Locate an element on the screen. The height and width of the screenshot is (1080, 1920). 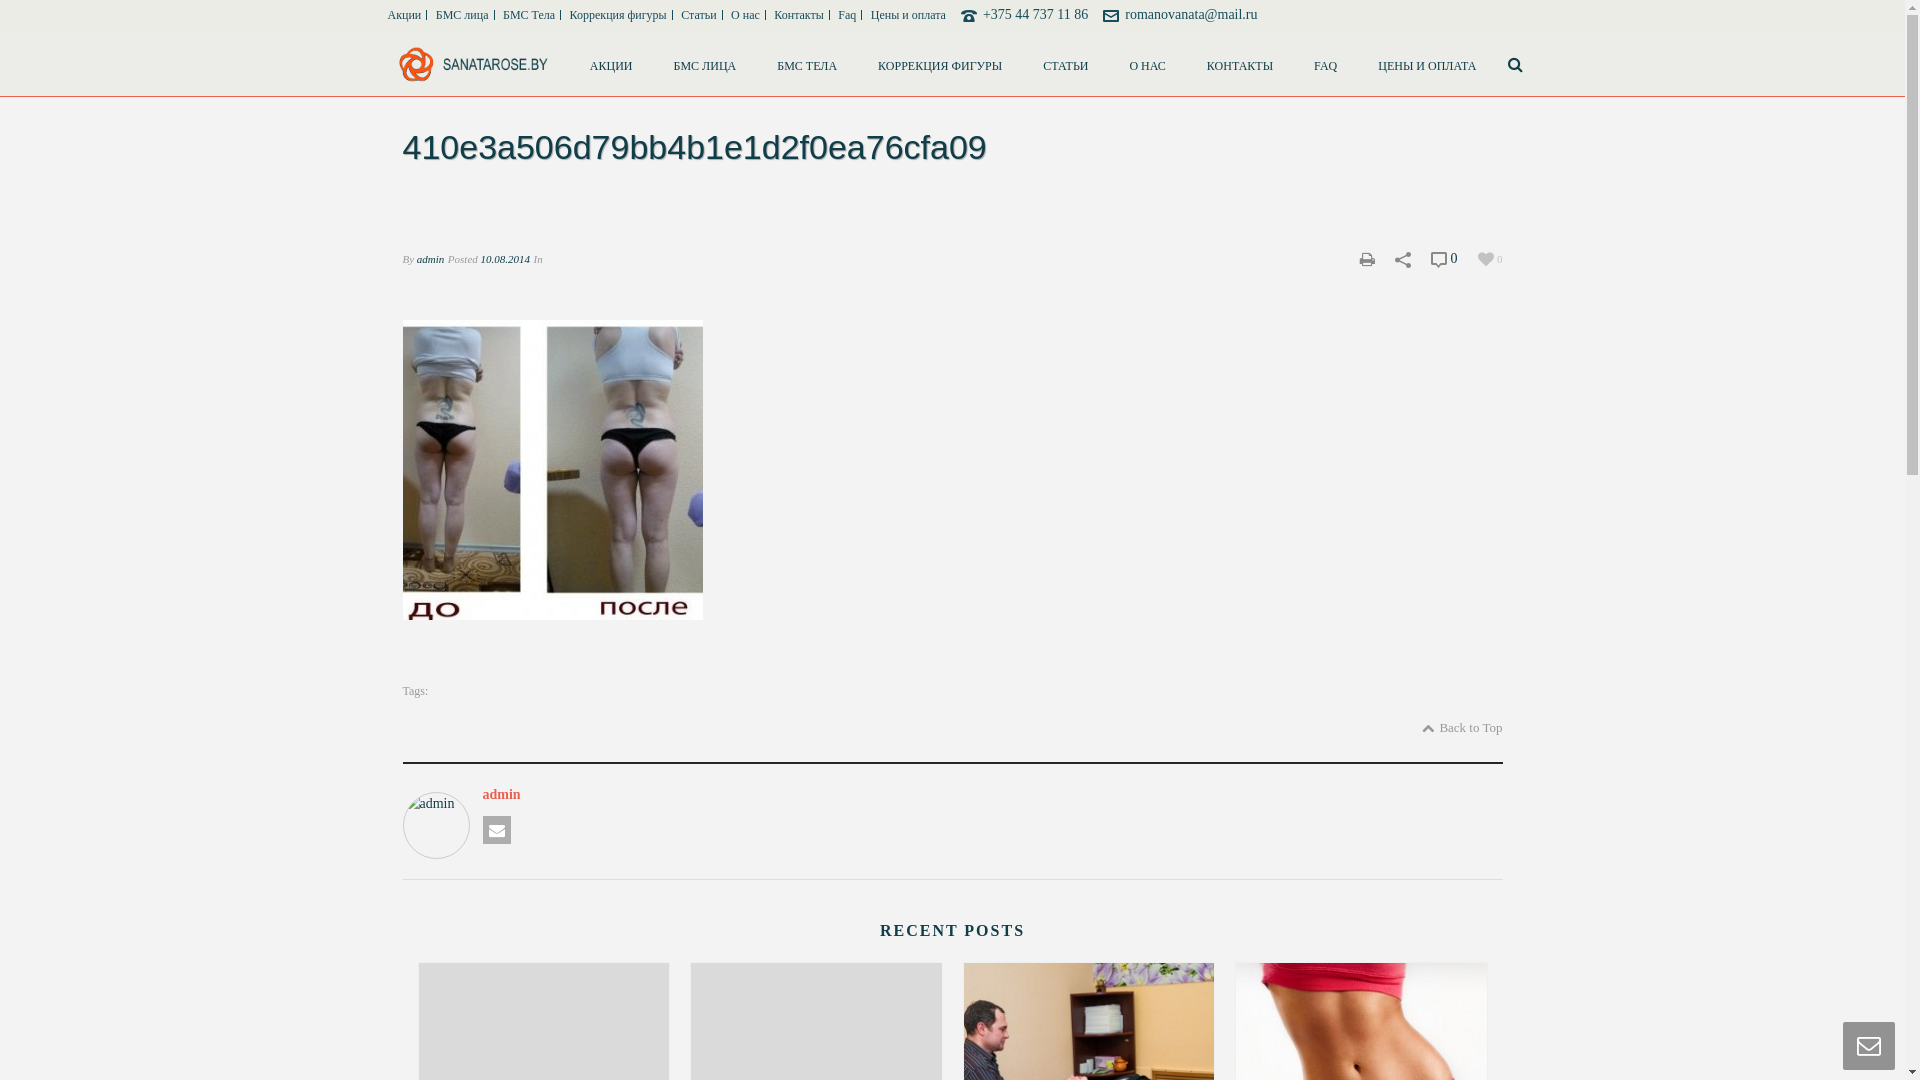
'Sanata Rose' is located at coordinates (472, 63).